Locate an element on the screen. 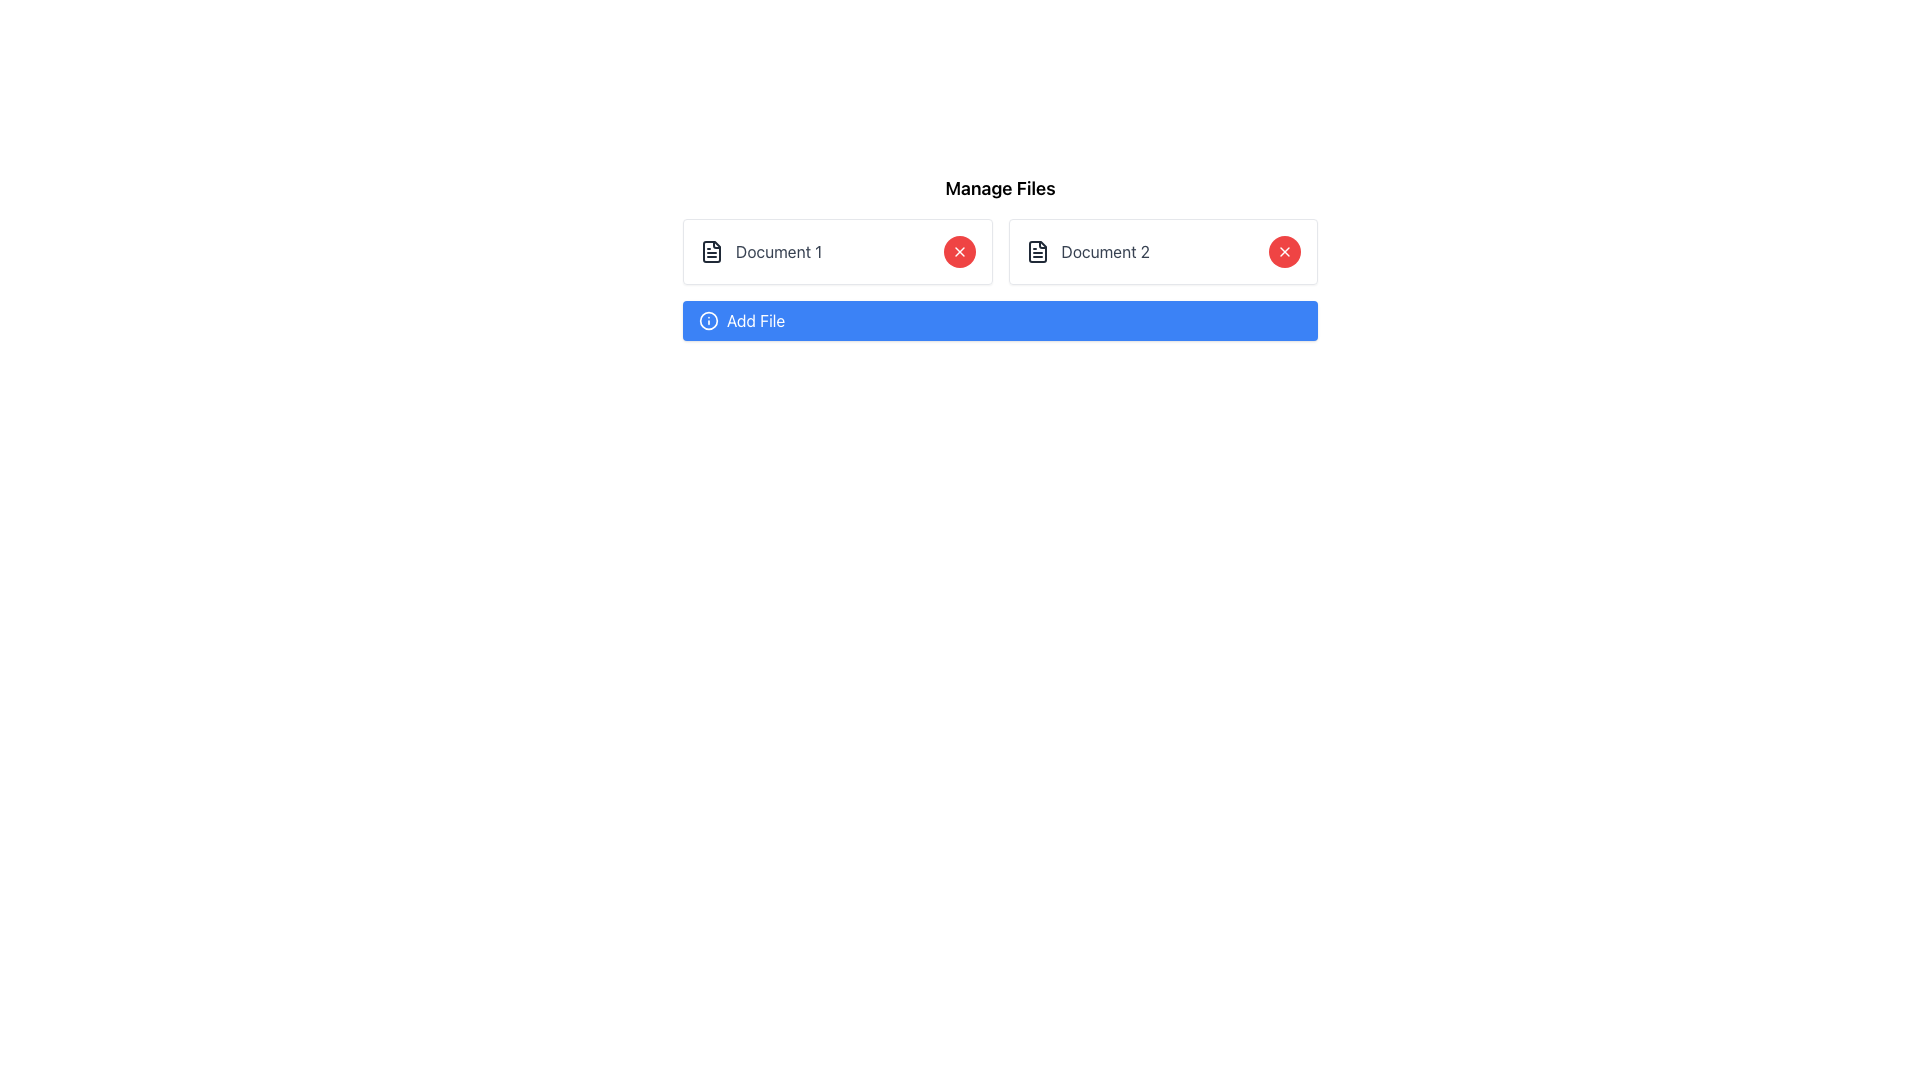 This screenshot has width=1920, height=1080. the filled SVG circle element located inside the informational icon is located at coordinates (709, 319).